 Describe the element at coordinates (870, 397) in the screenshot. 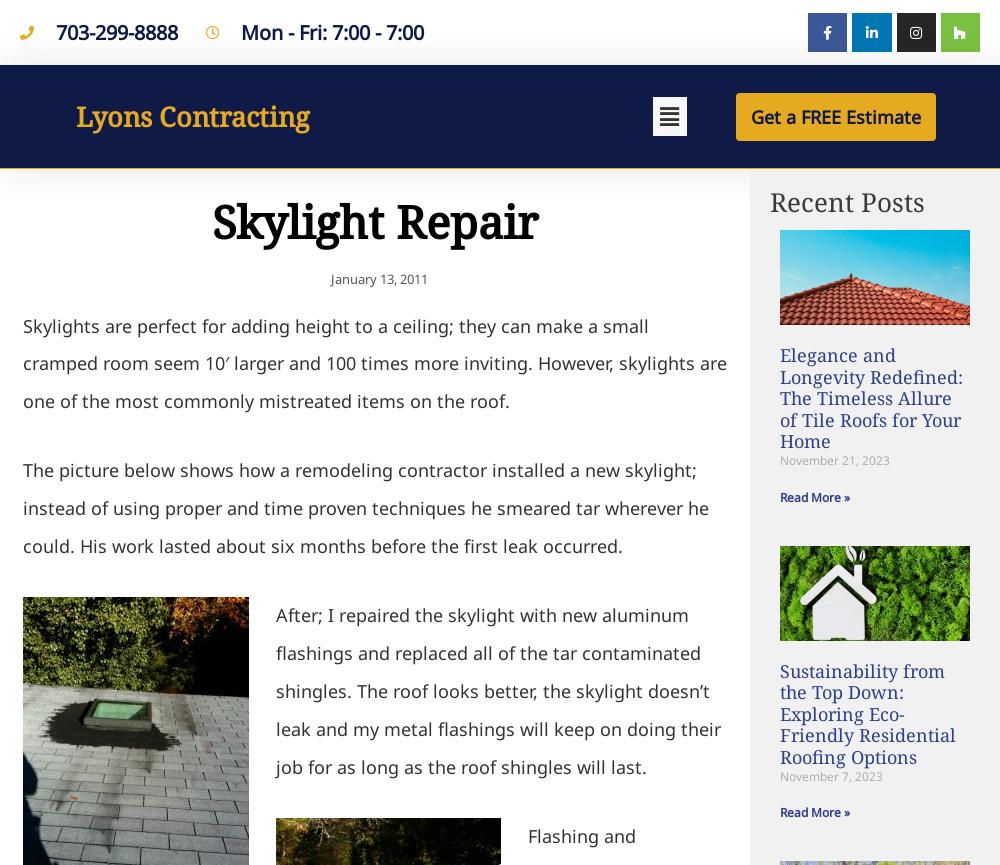

I see `'Elegance and Longevity Redefined: The Timeless Allure of Tile Roofs for Your Home'` at that location.